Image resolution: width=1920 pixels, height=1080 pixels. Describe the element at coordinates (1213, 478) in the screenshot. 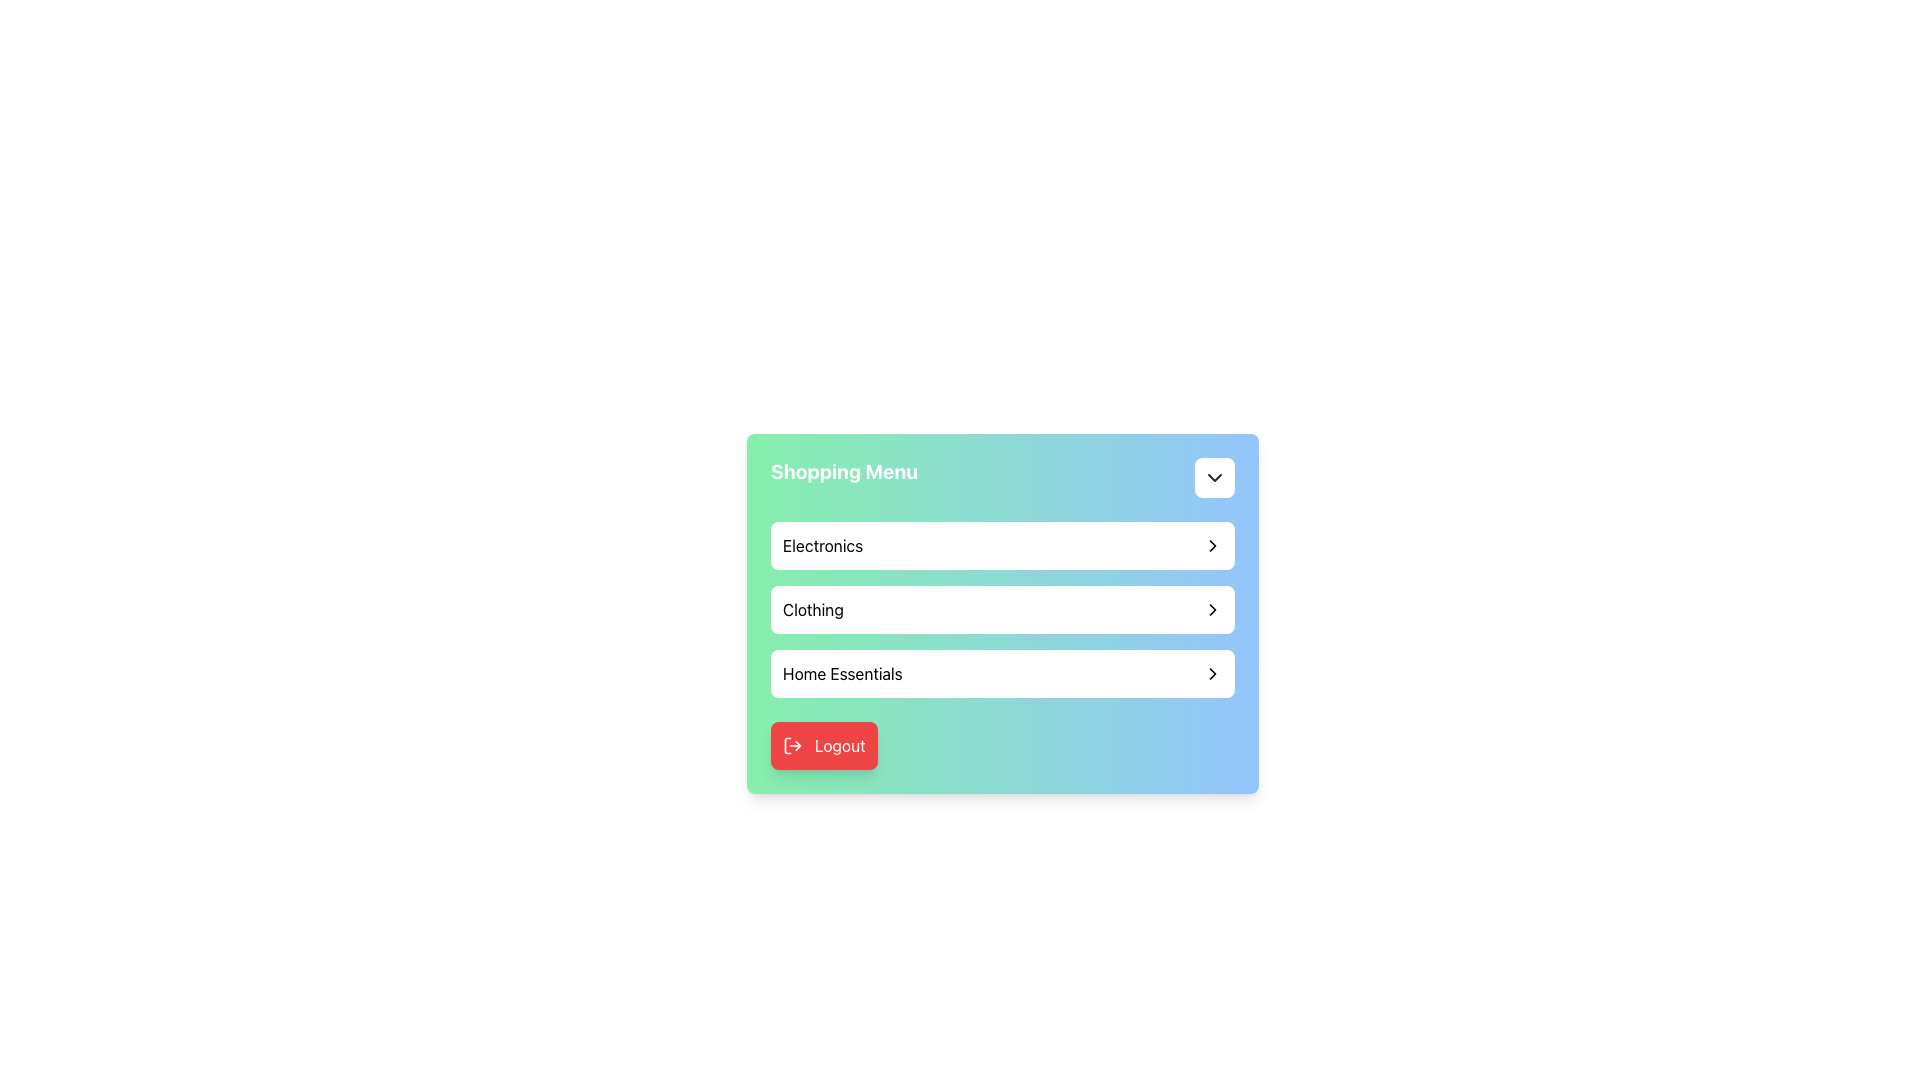

I see `the Chevron Down Arrow icon located in the top-right corner of the 'Shopping Menu' card` at that location.